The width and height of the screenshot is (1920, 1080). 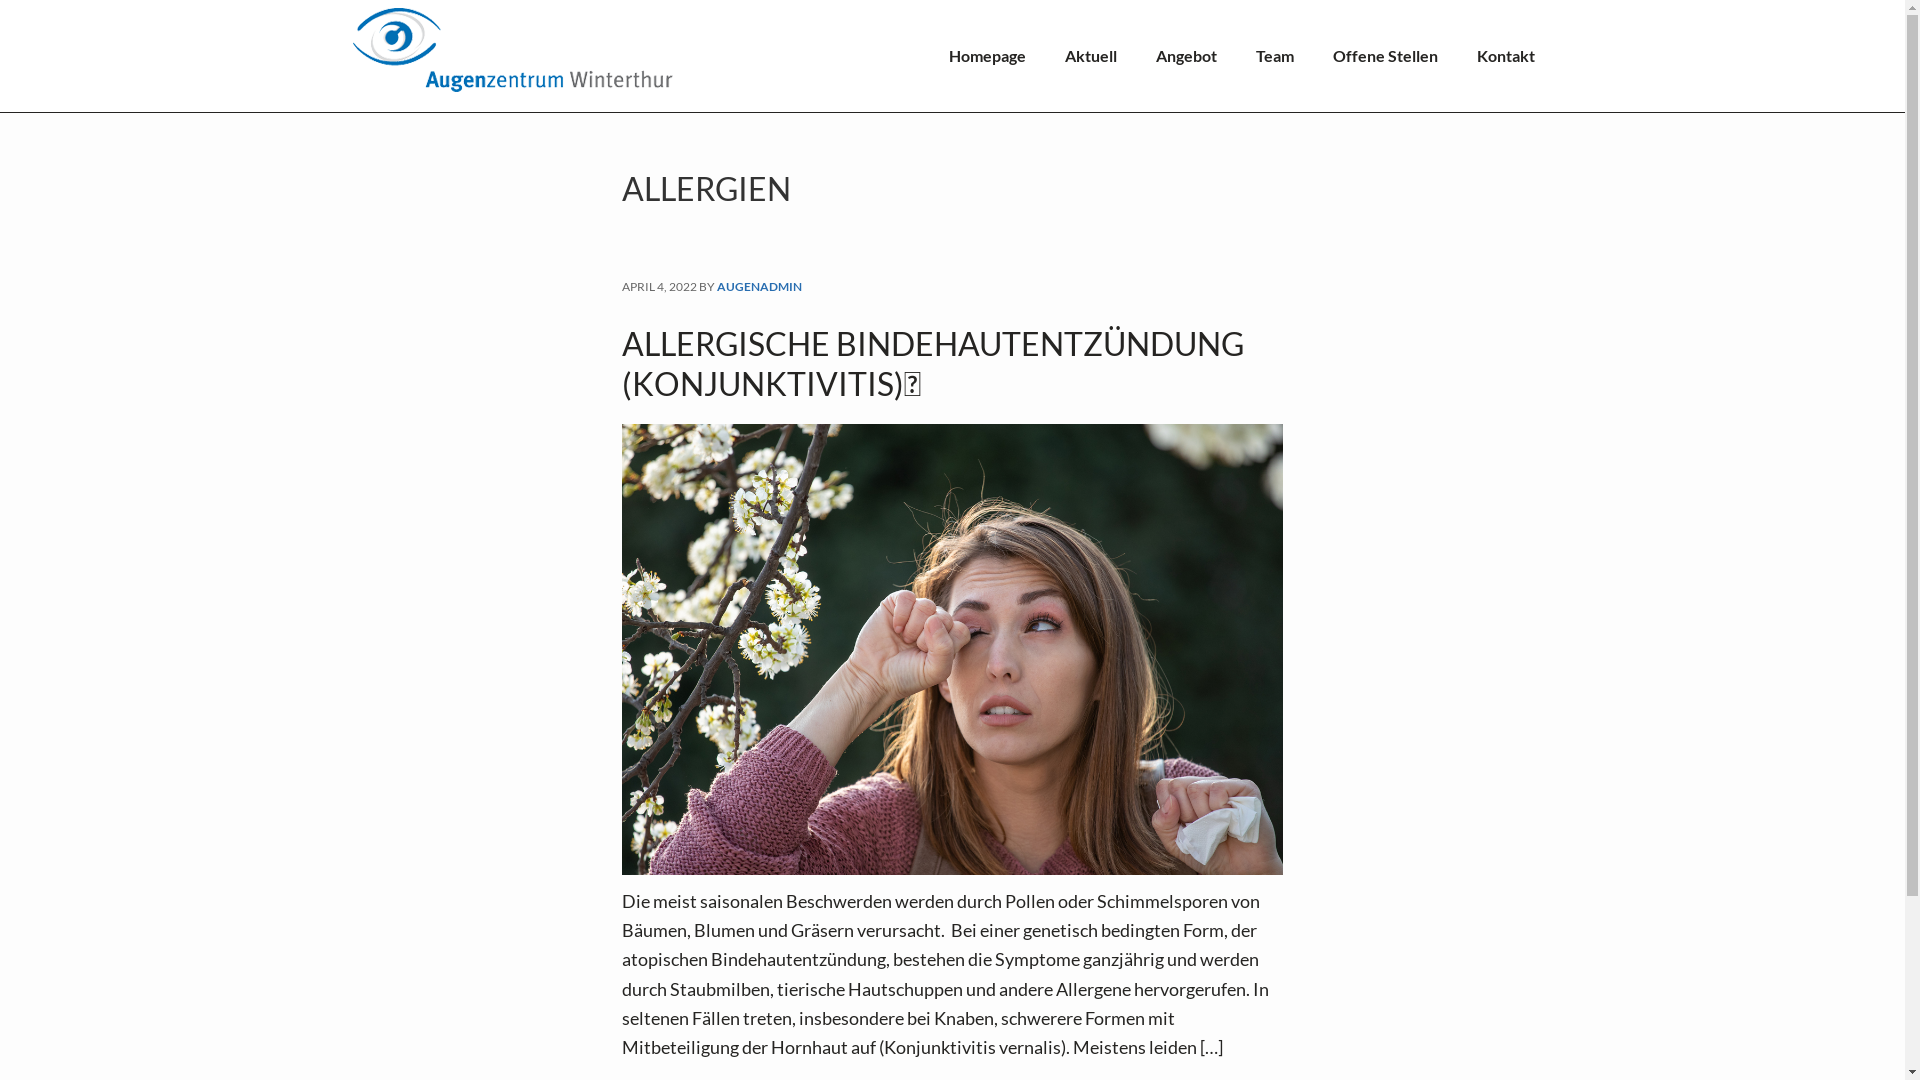 I want to click on 'Aktuell', so click(x=1088, y=55).